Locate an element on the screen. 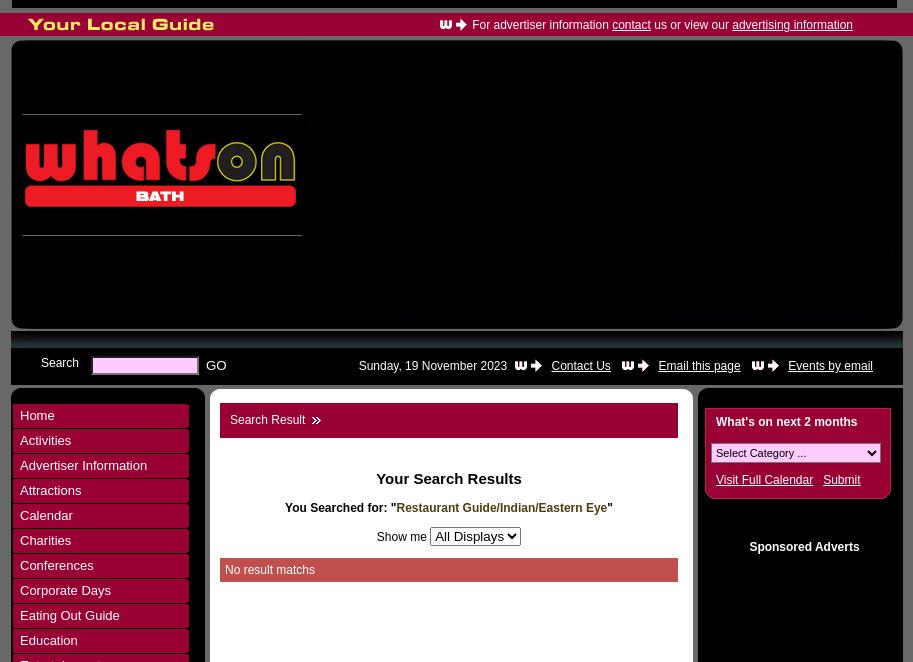 This screenshot has height=662, width=913. 'What's on next 2 months' is located at coordinates (786, 422).